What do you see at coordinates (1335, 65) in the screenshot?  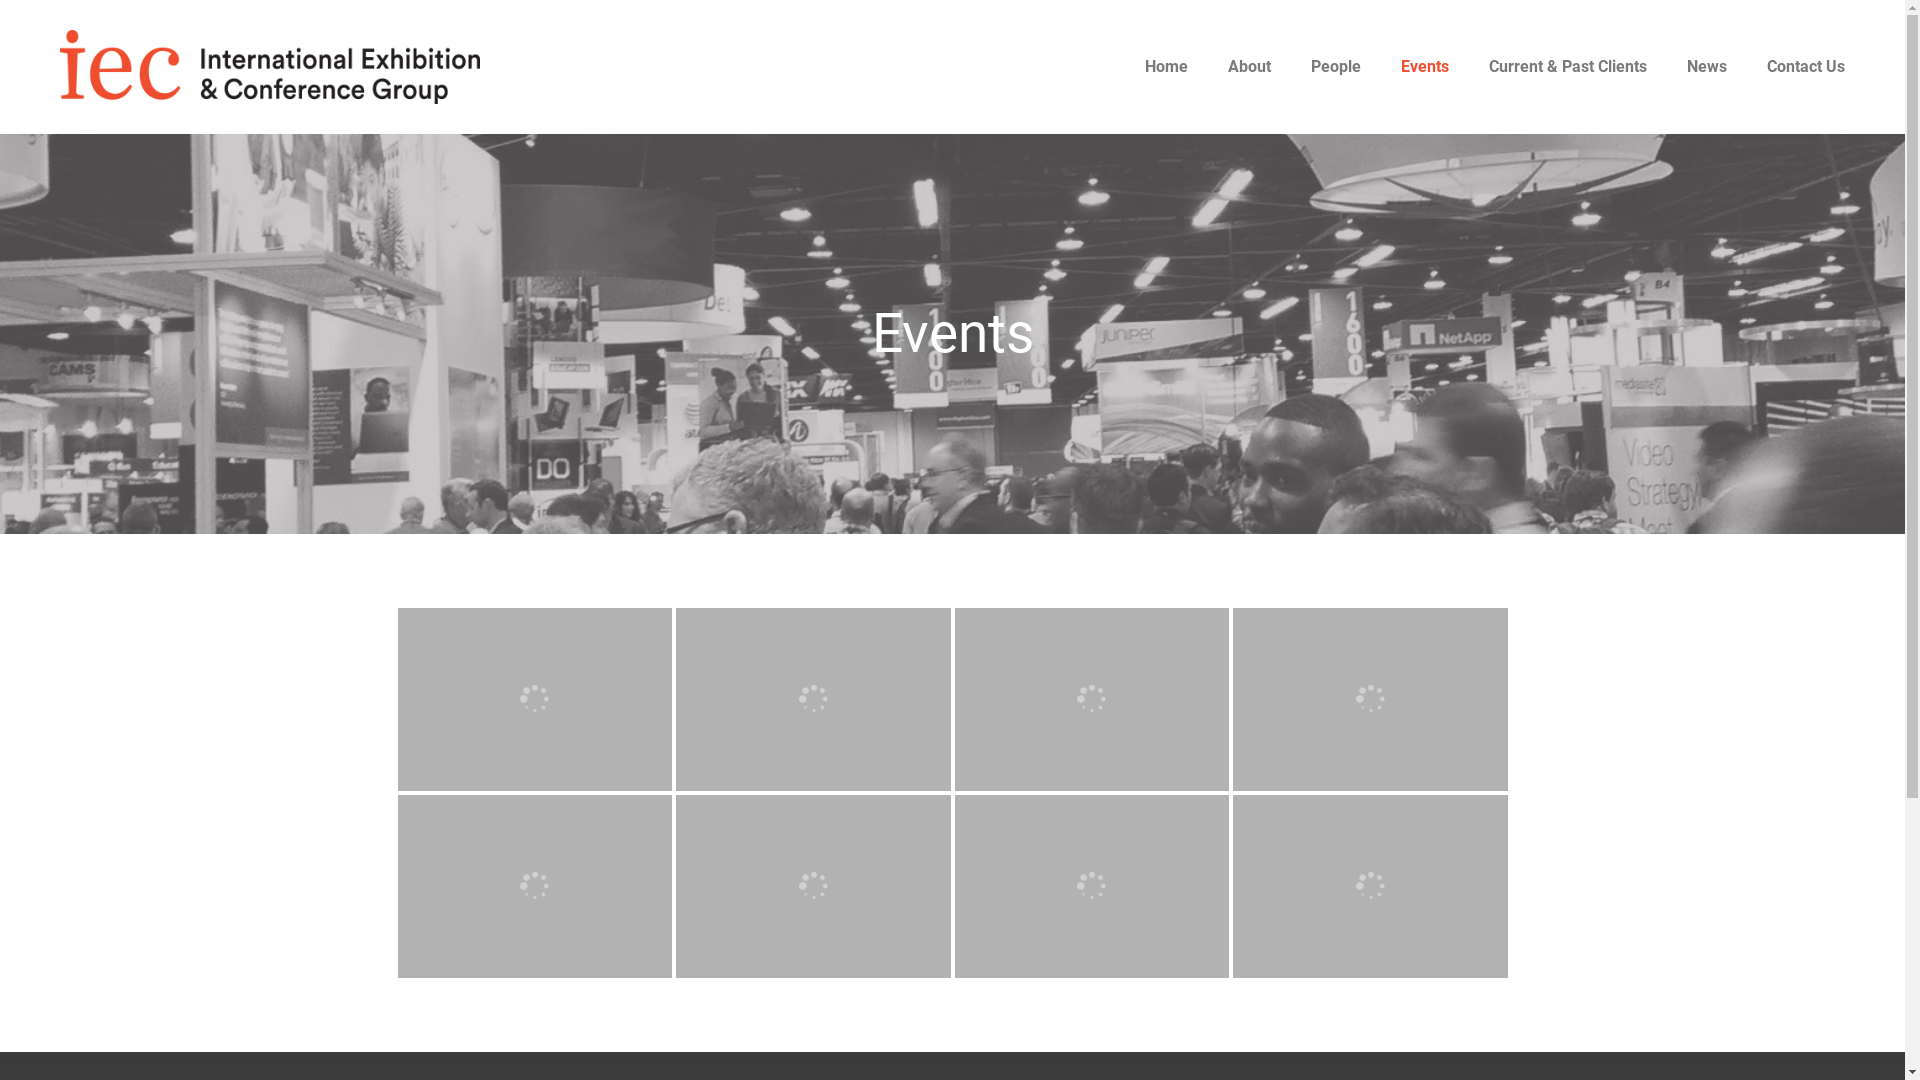 I see `'People'` at bounding box center [1335, 65].